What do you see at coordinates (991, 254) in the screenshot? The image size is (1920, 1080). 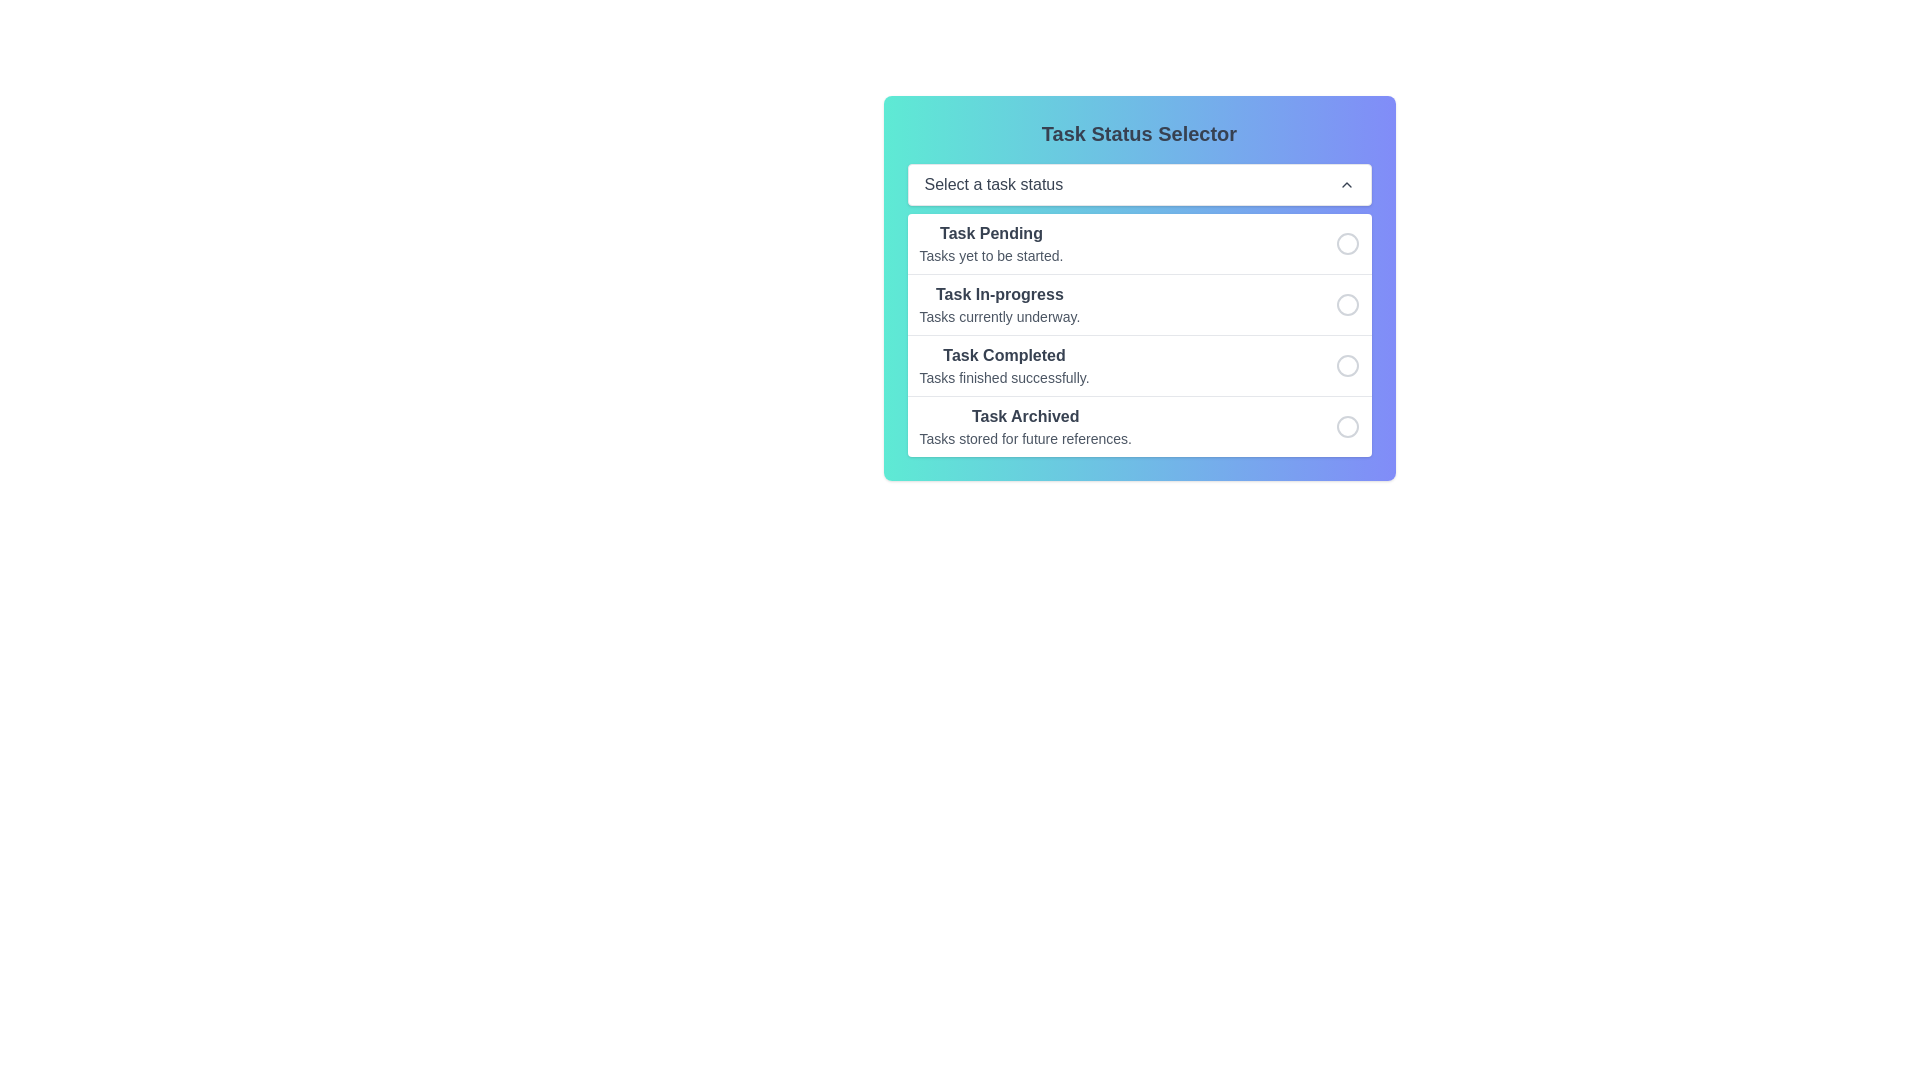 I see `the descriptive Text label that provides additional context about the 'Task Pending' status, located directly below the 'Task Pending' header in the 'Task Status Selector' interface` at bounding box center [991, 254].